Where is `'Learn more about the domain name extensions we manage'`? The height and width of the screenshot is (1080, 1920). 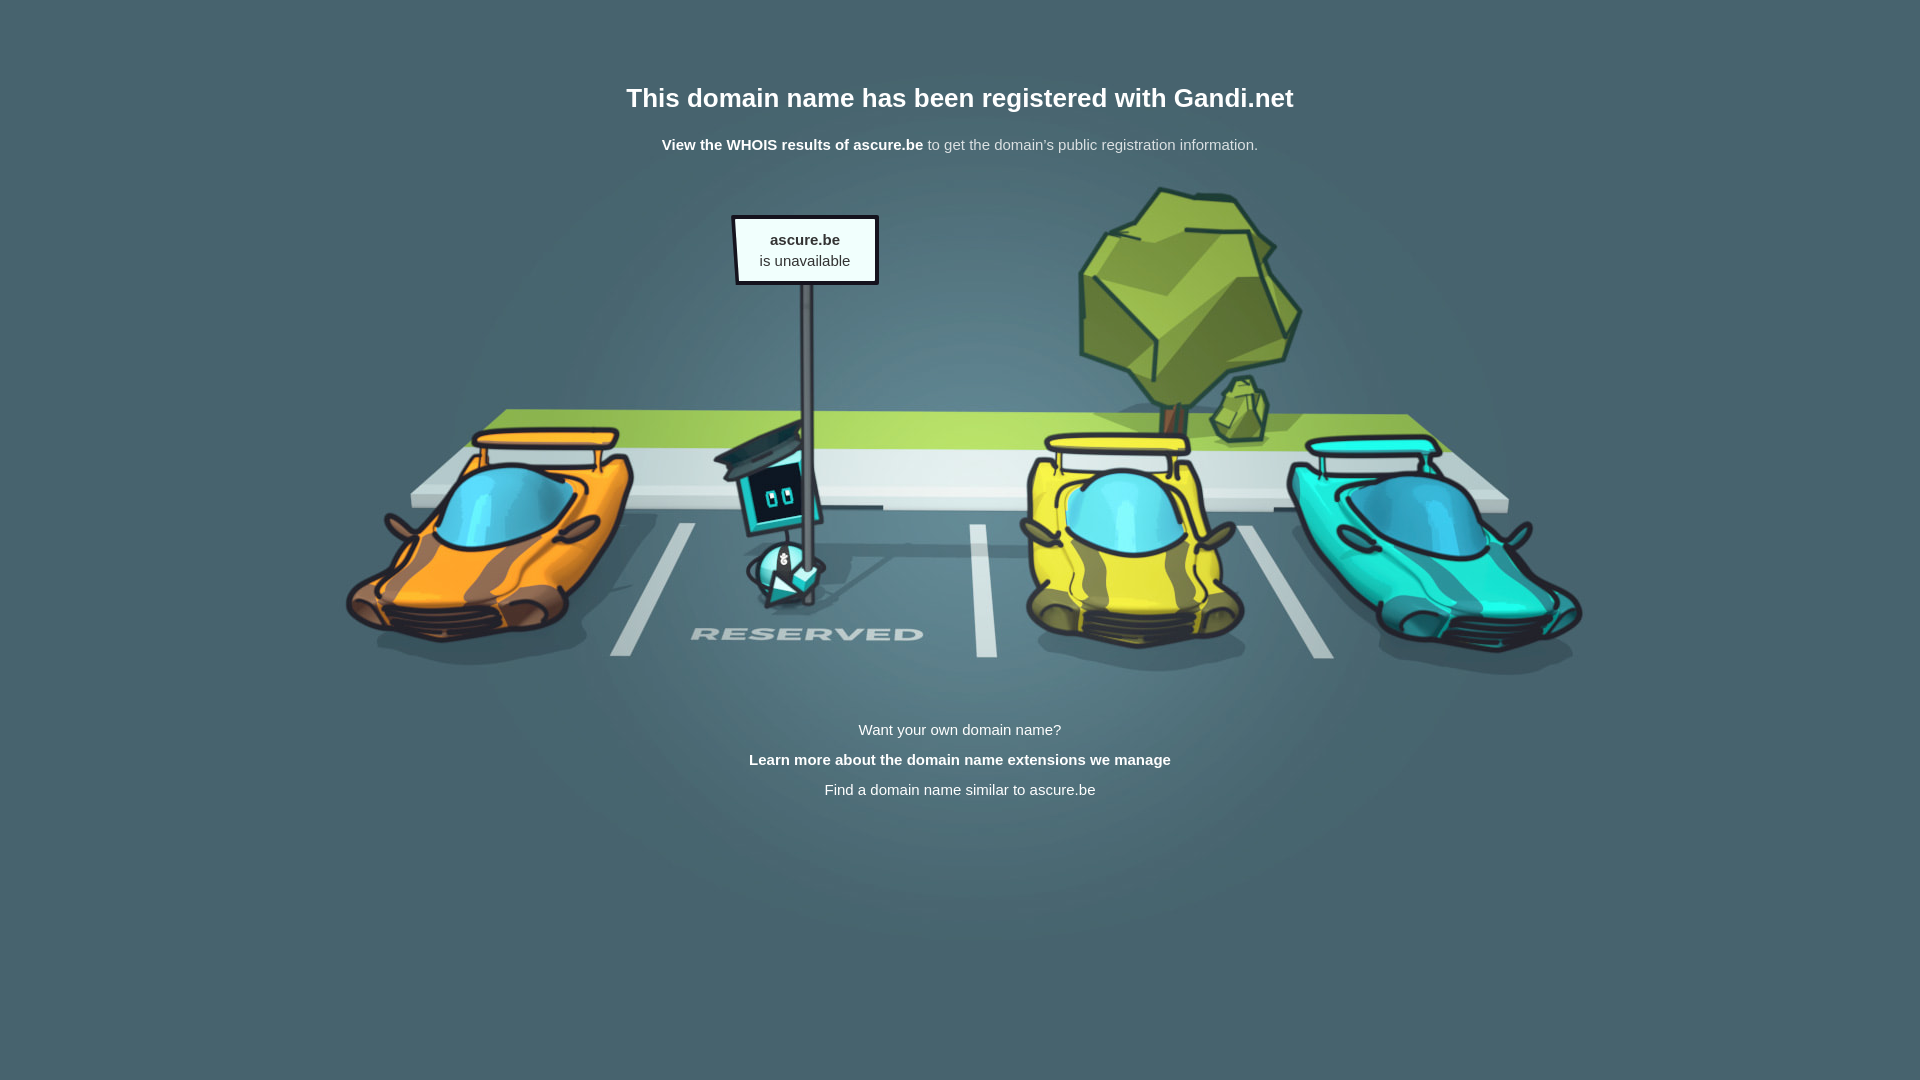 'Learn more about the domain name extensions we manage' is located at coordinates (960, 759).